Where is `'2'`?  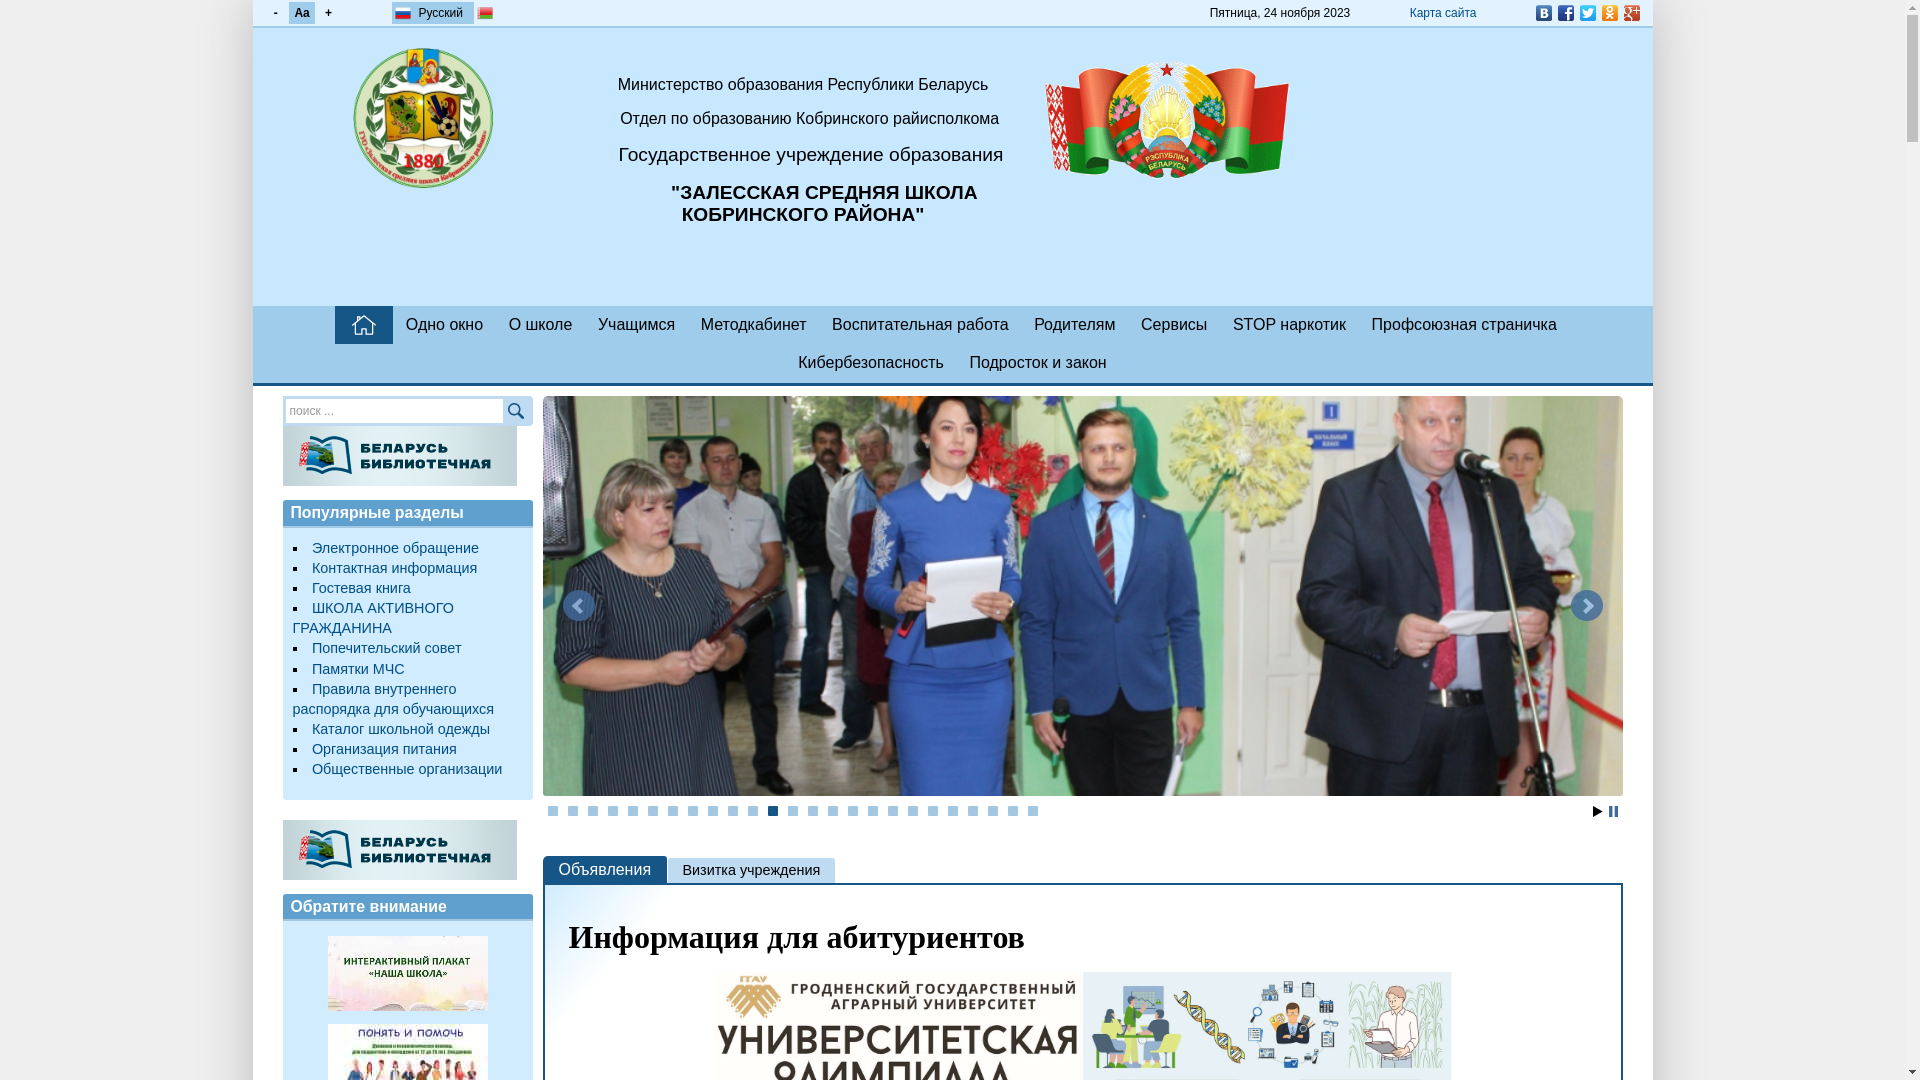
'2' is located at coordinates (571, 810).